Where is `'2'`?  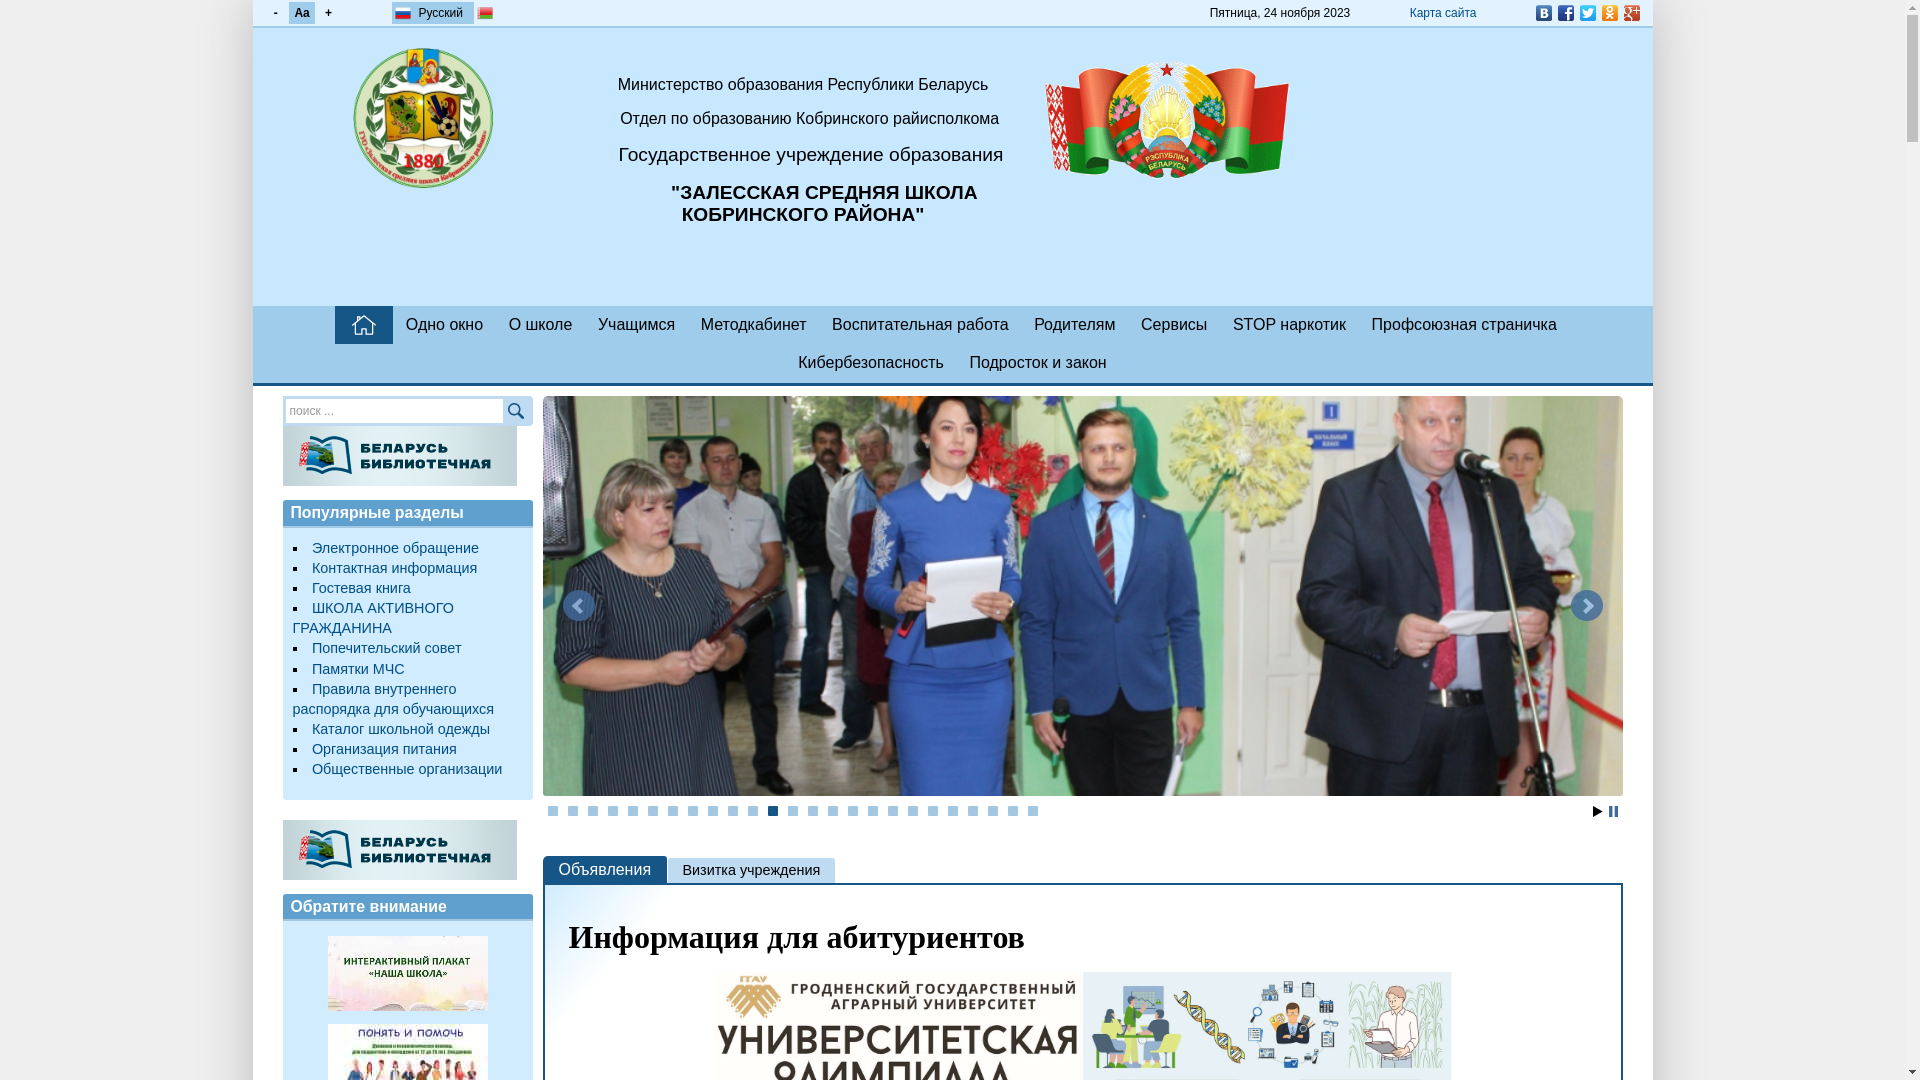
'2' is located at coordinates (571, 810).